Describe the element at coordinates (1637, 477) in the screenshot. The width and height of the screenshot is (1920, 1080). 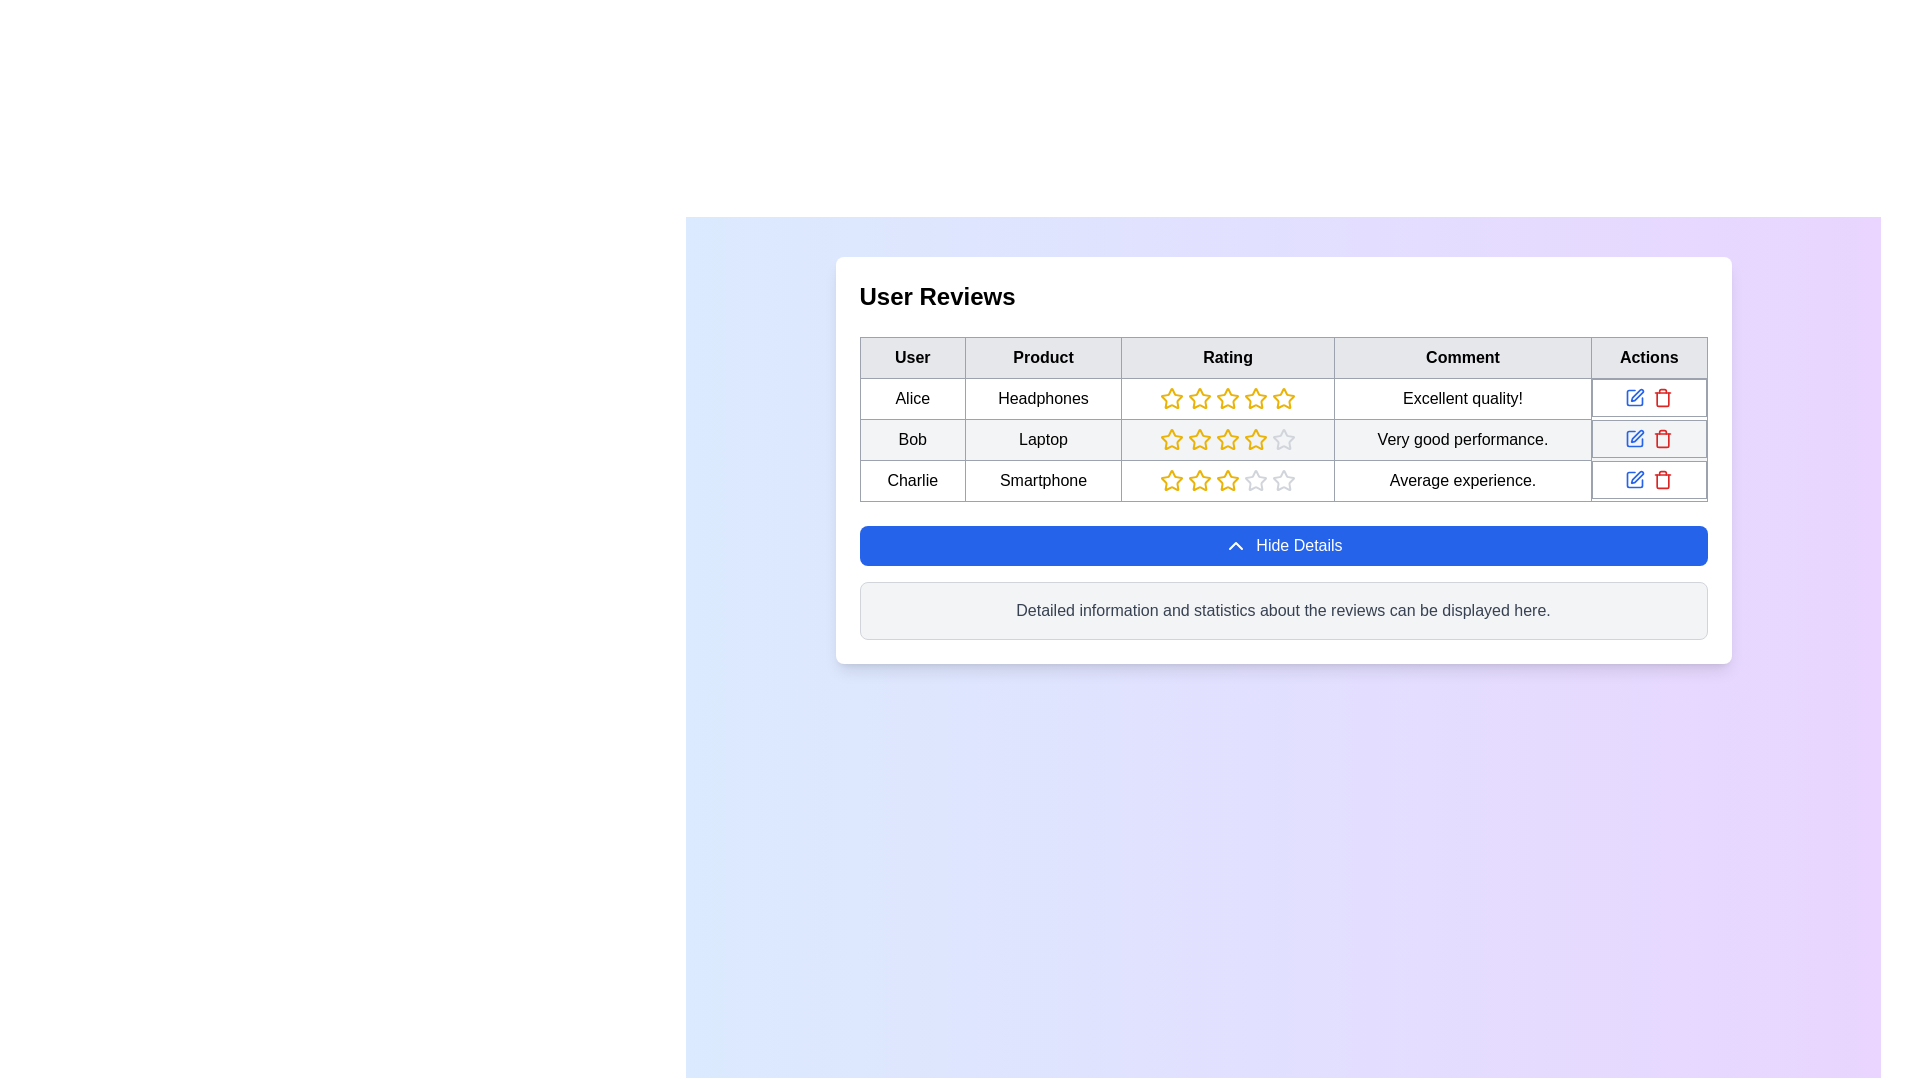
I see `the edit icon located in the 'Actions' column of the last row in the table` at that location.